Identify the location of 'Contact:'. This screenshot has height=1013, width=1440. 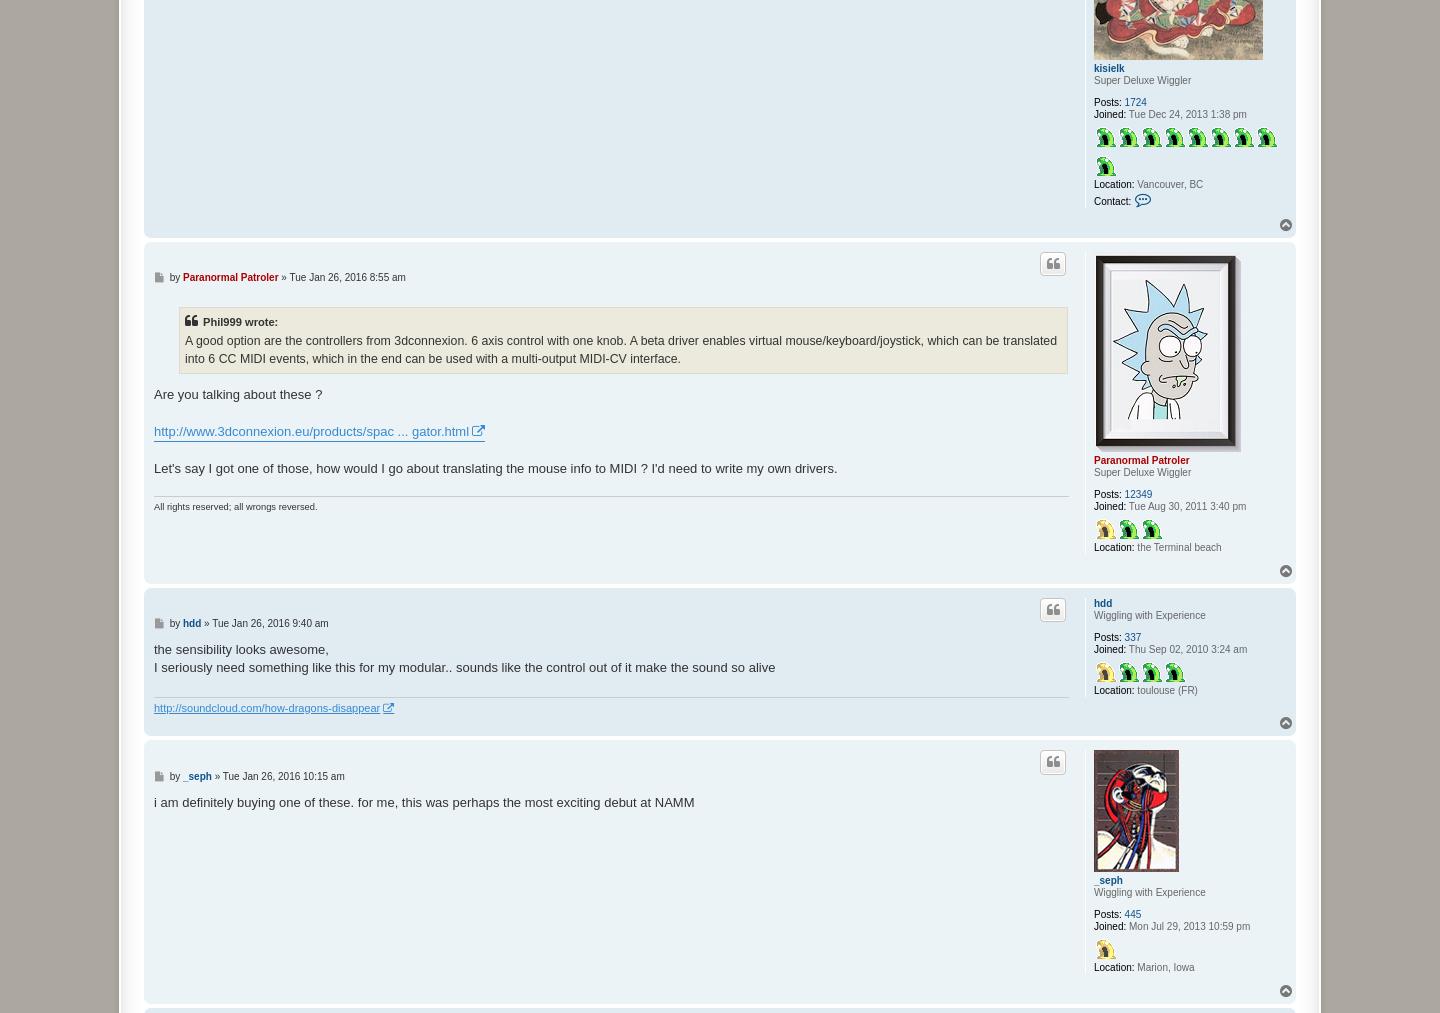
(1092, 200).